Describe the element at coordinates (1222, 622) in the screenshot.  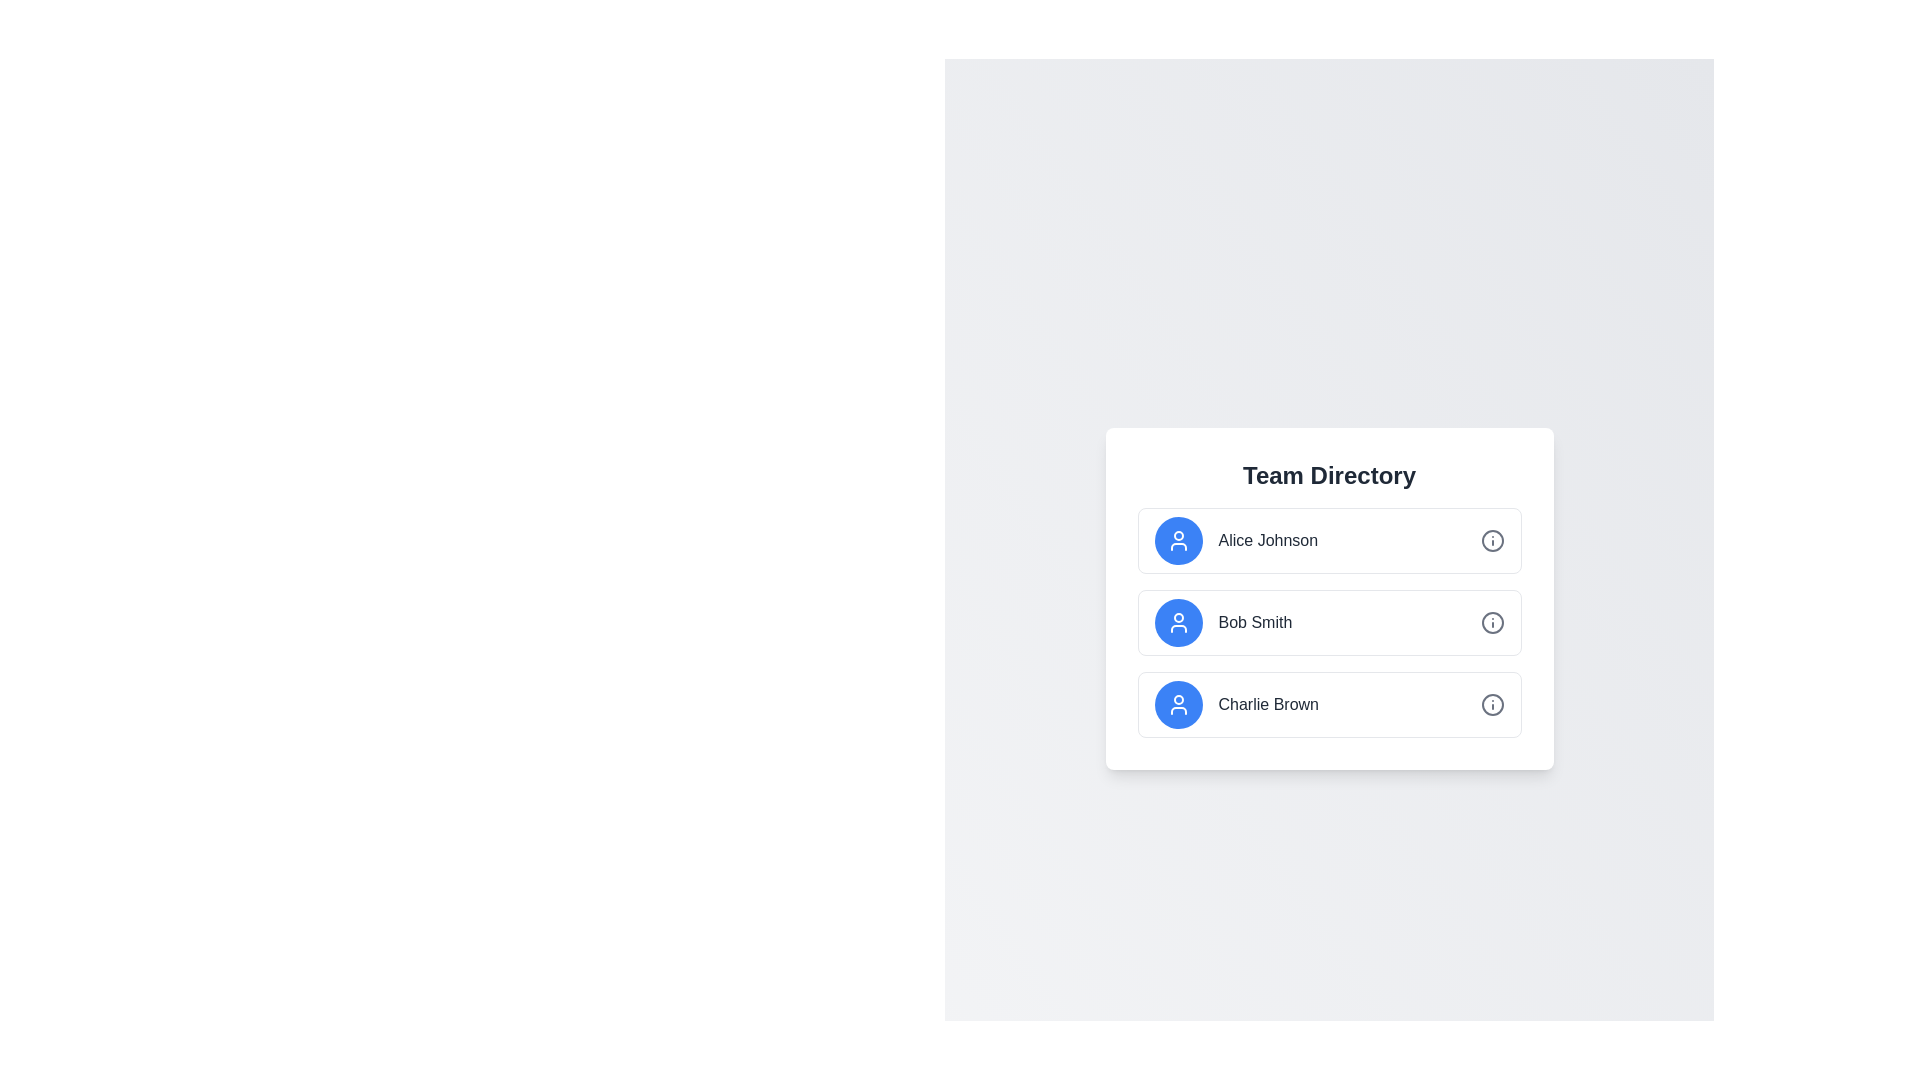
I see `the list item representing user 'Bob Smith' in the Team Directory` at that location.